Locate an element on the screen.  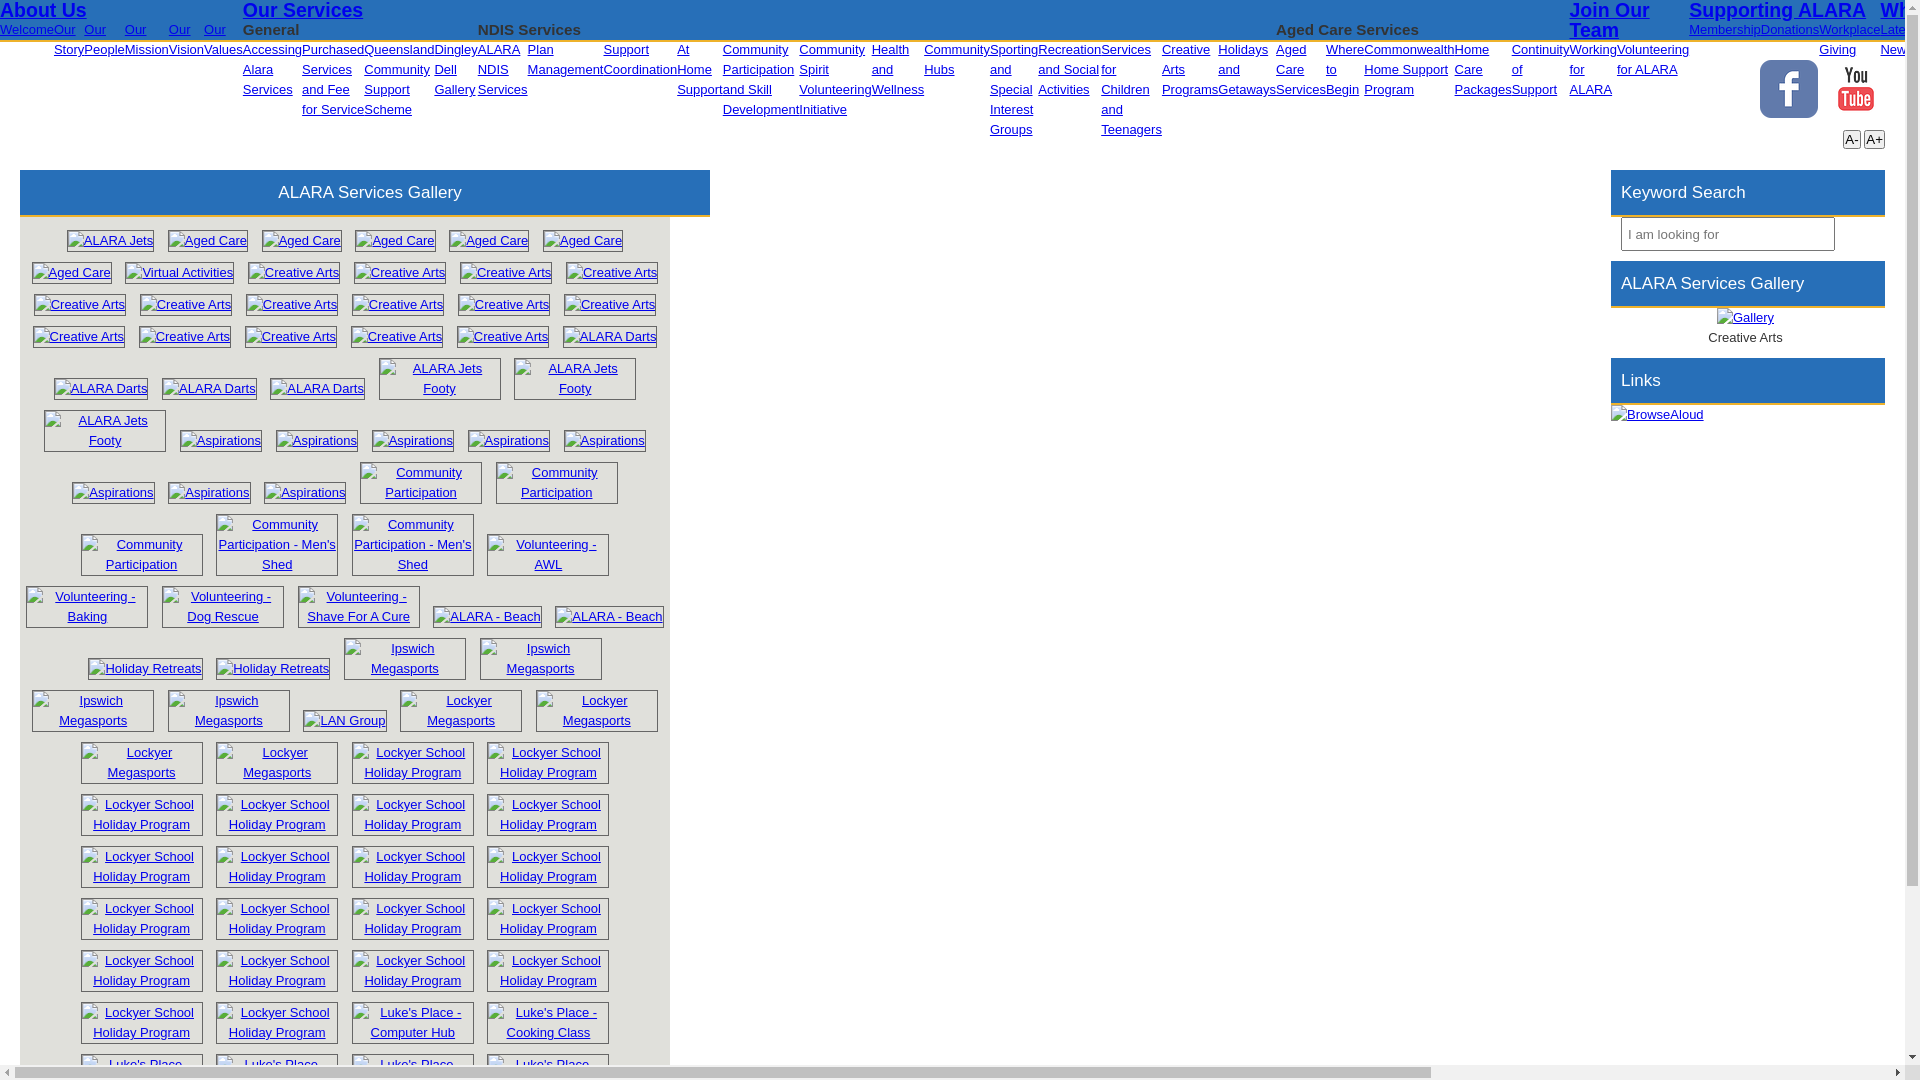
'Community Participation - Men's Shed' is located at coordinates (346, 564).